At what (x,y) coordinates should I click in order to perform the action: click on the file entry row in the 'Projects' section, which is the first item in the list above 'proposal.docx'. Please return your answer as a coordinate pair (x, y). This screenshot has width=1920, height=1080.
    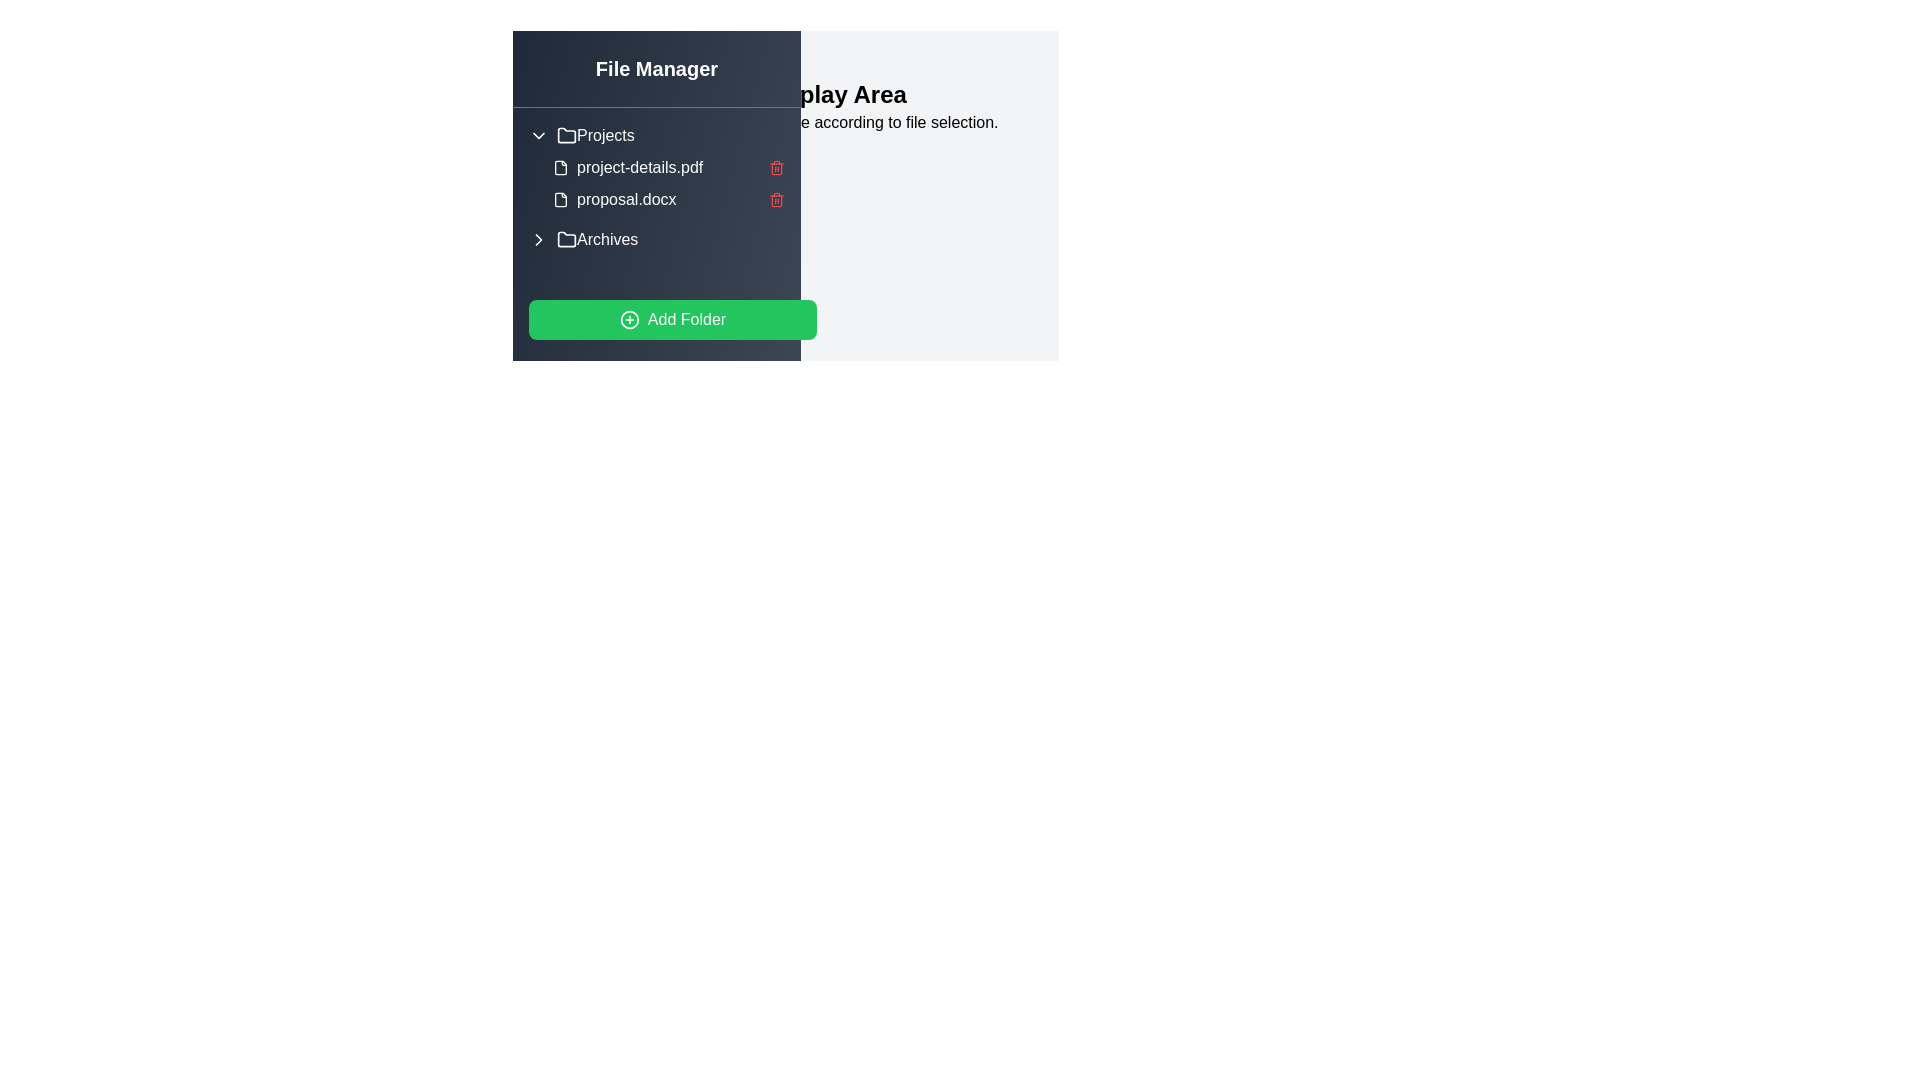
    Looking at the image, I should click on (668, 167).